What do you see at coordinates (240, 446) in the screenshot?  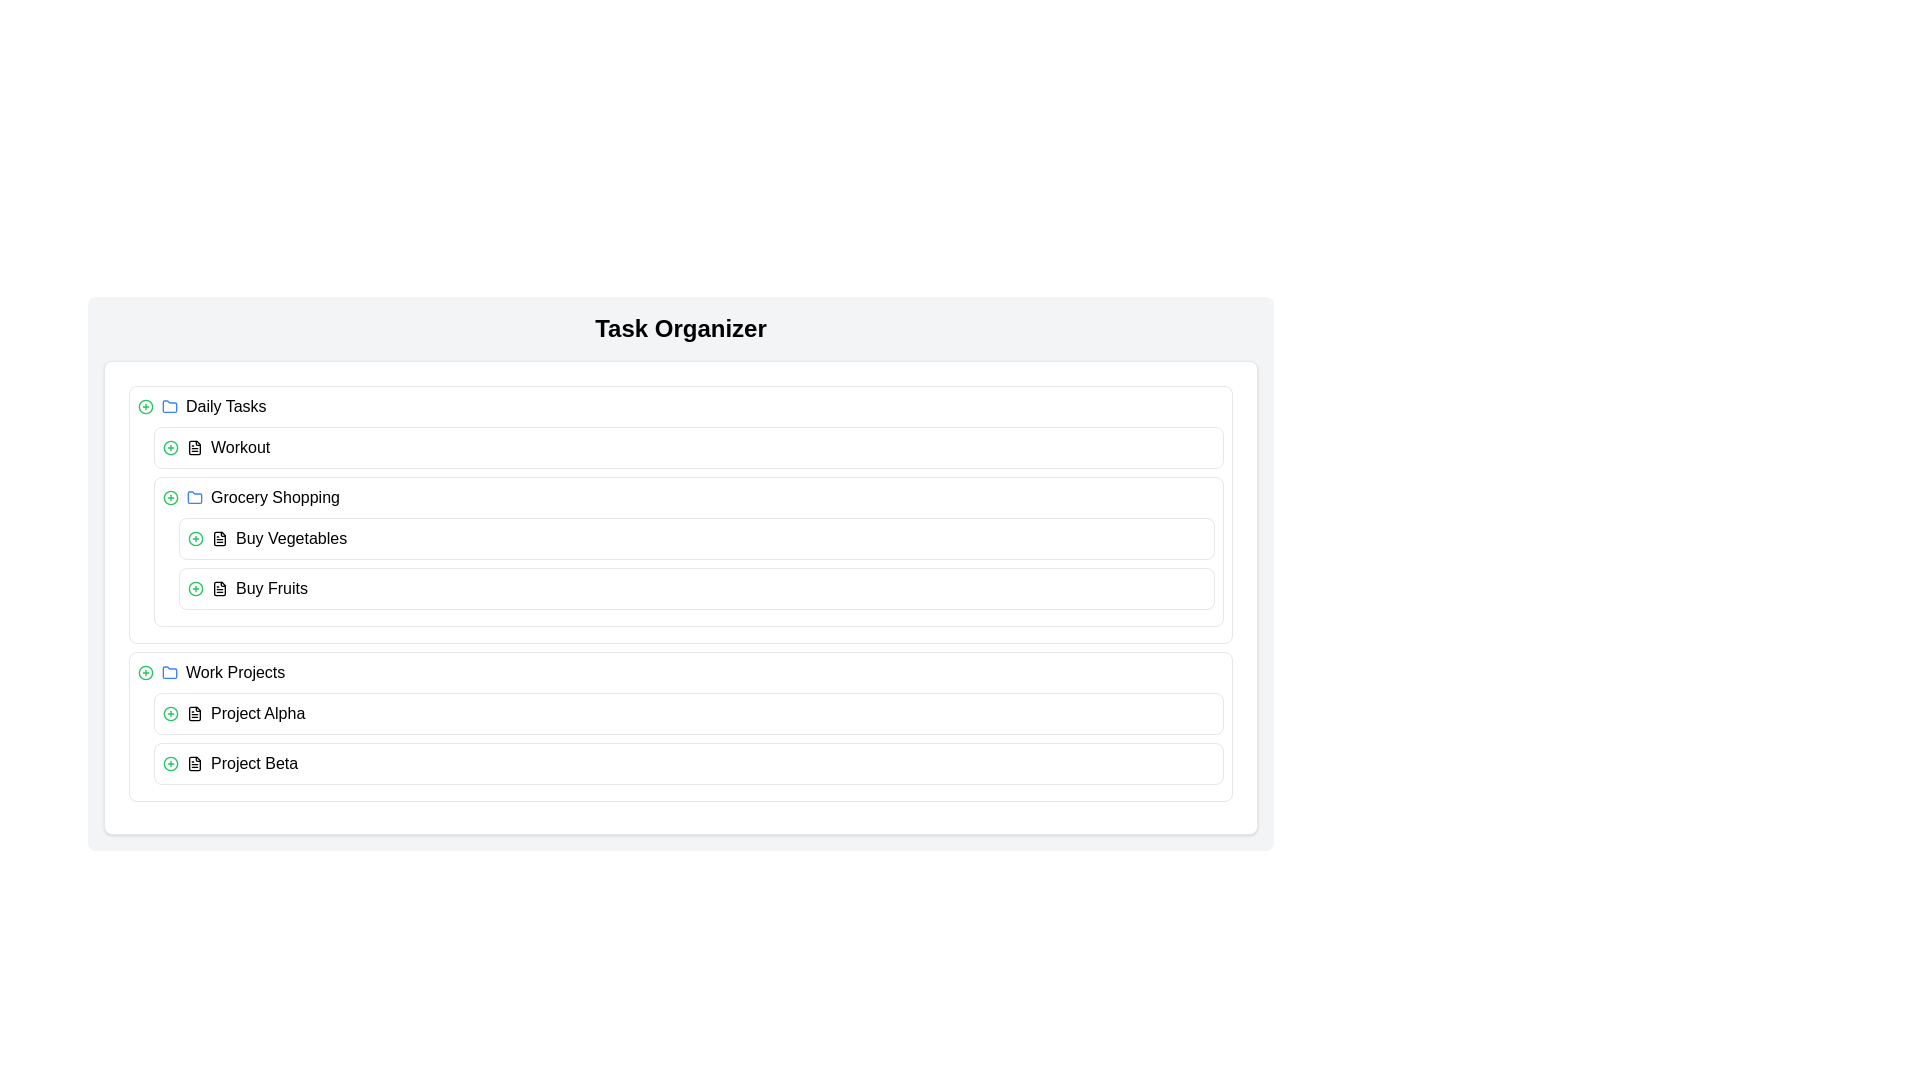 I see `the 'Workout' text label in the 'Daily Tasks' section` at bounding box center [240, 446].